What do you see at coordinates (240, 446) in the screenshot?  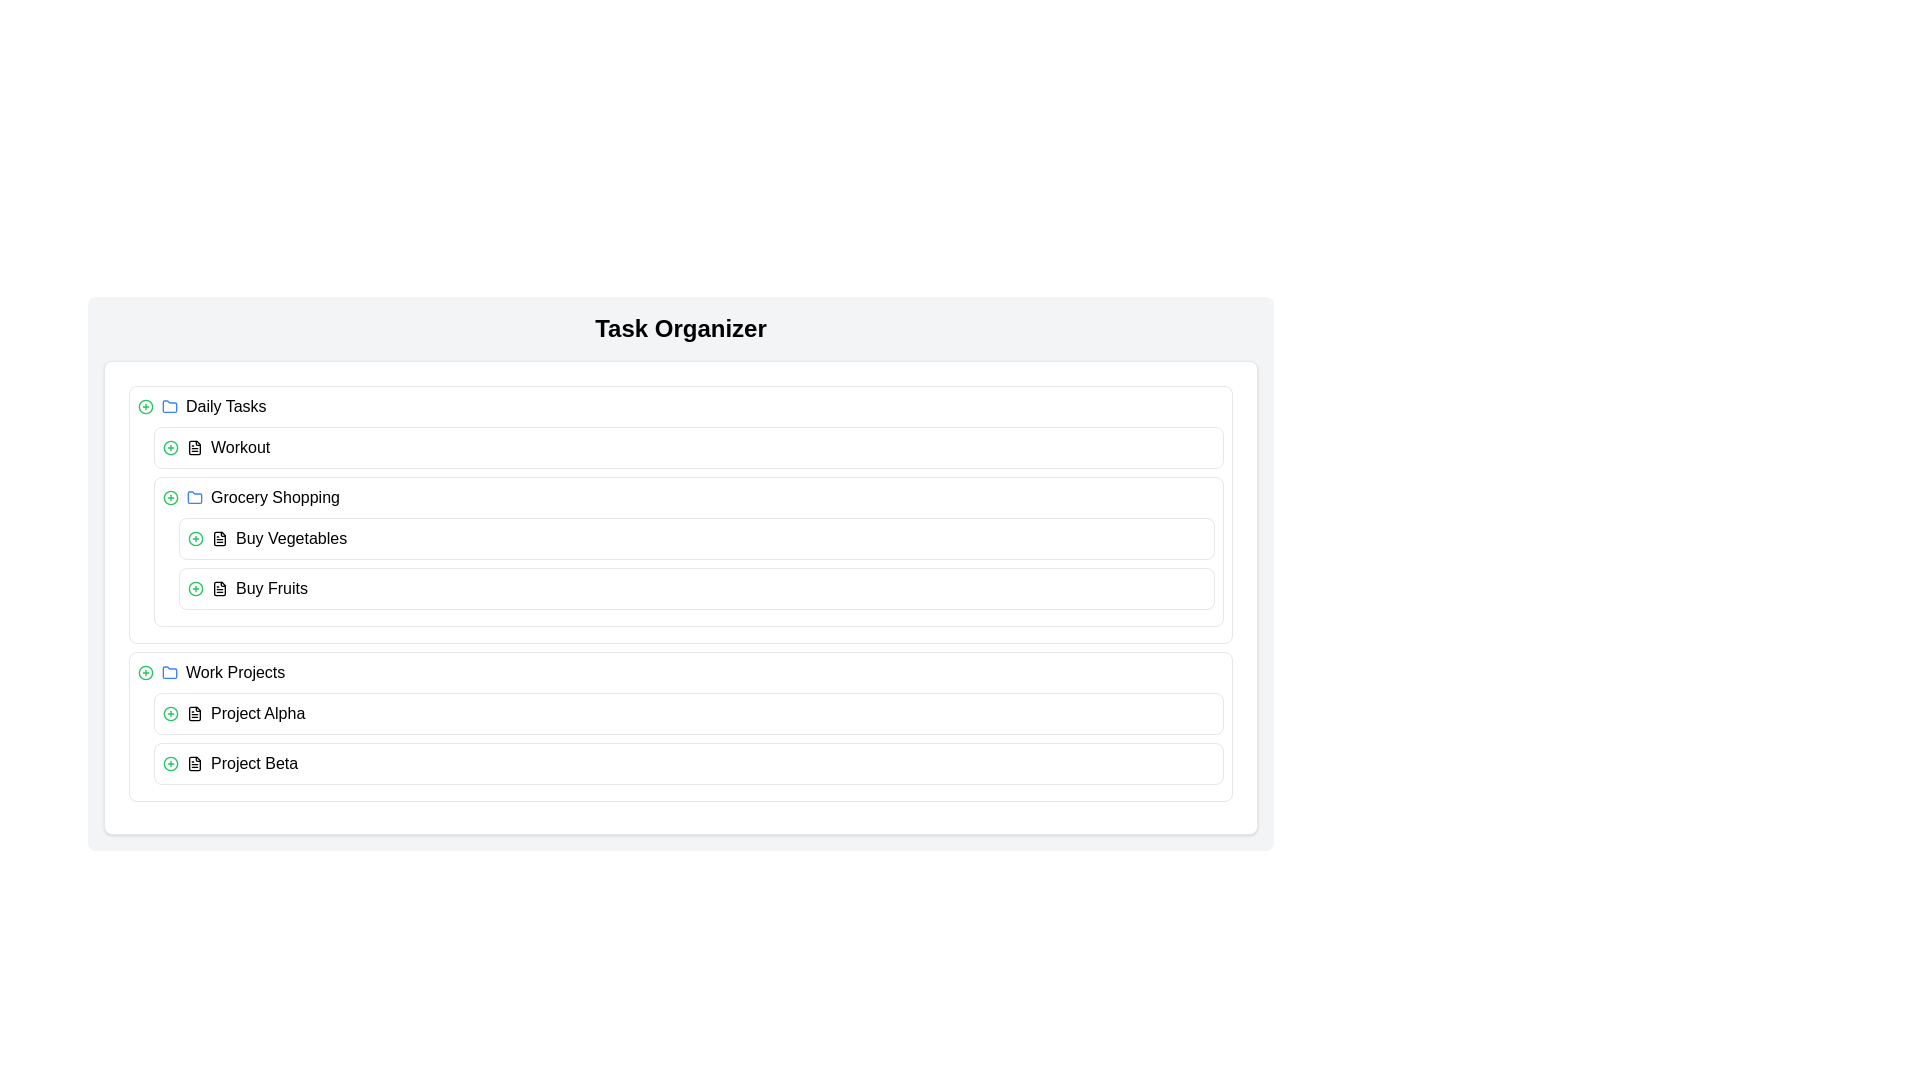 I see `the 'Workout' text label in the 'Daily Tasks' section` at bounding box center [240, 446].